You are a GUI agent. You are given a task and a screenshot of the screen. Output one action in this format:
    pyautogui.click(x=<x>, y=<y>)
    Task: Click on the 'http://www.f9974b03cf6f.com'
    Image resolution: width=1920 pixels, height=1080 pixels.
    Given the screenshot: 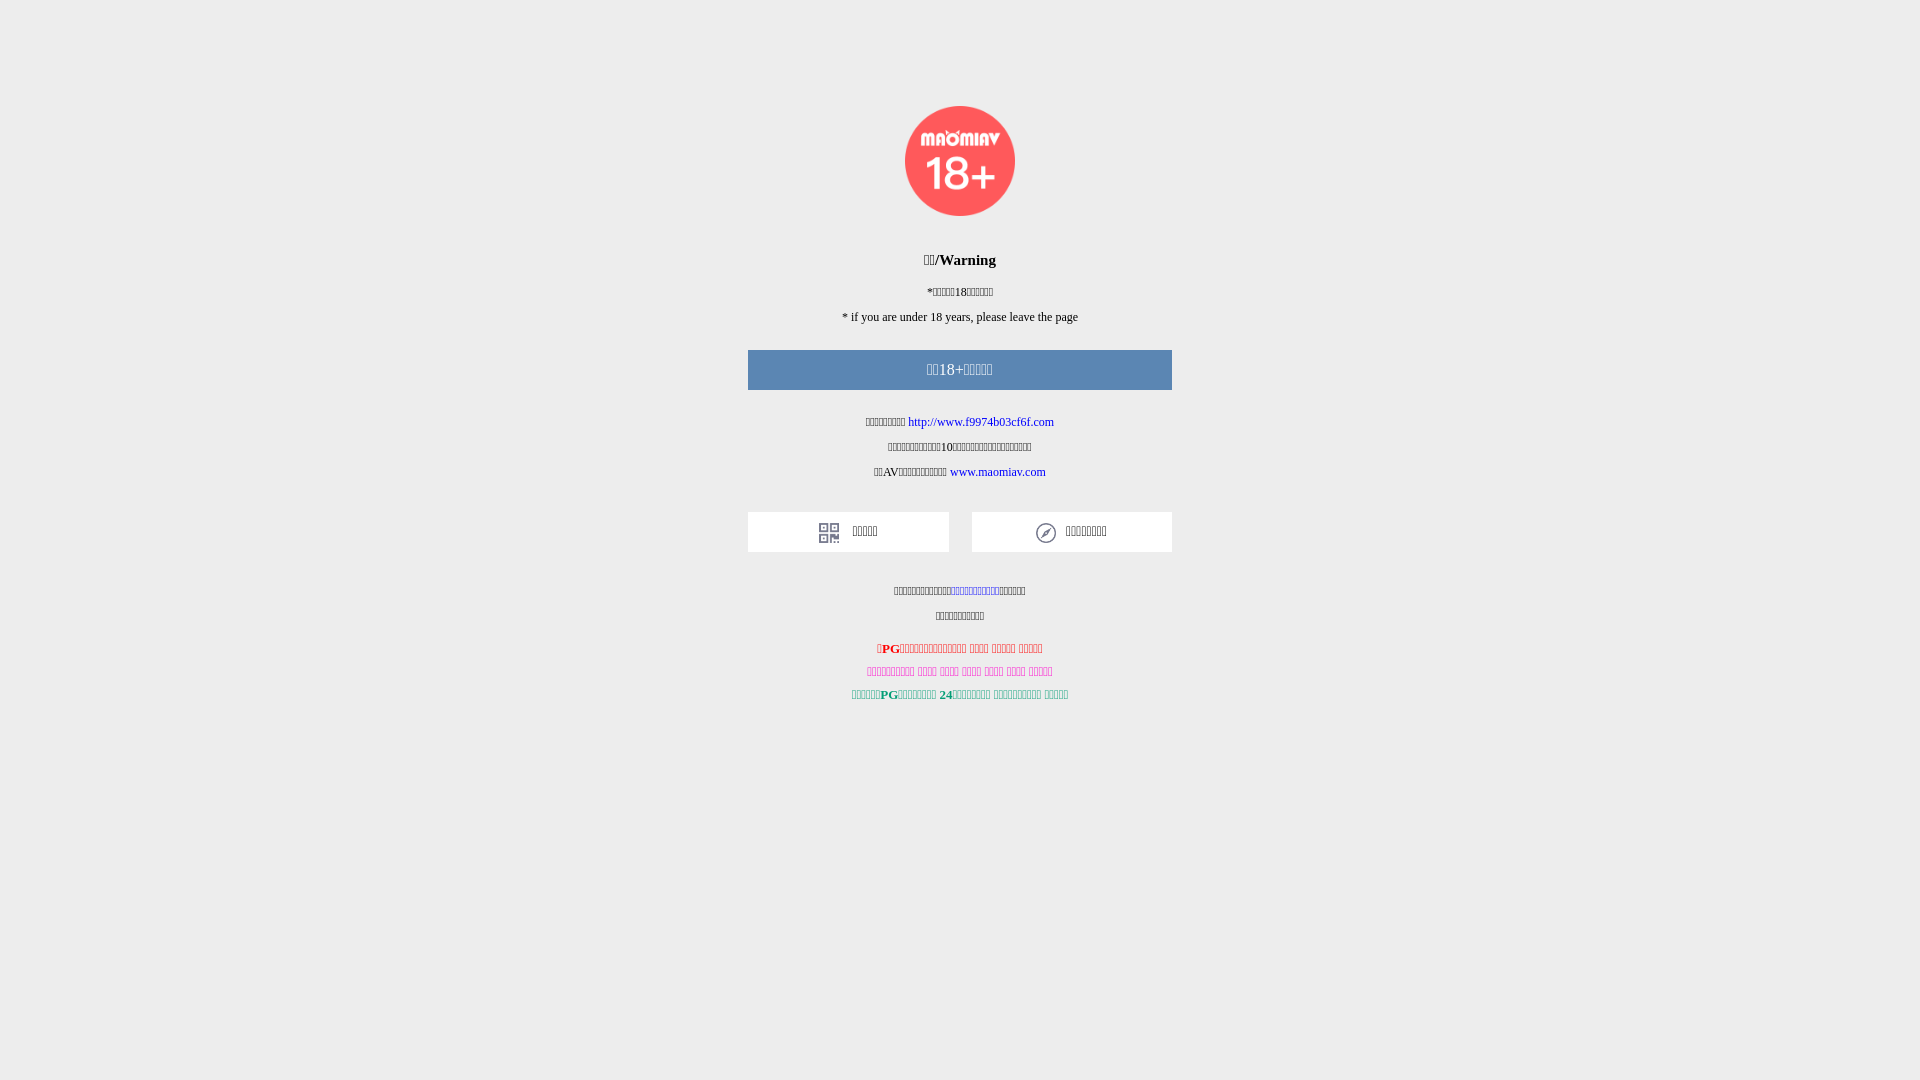 What is the action you would take?
    pyautogui.click(x=980, y=420)
    